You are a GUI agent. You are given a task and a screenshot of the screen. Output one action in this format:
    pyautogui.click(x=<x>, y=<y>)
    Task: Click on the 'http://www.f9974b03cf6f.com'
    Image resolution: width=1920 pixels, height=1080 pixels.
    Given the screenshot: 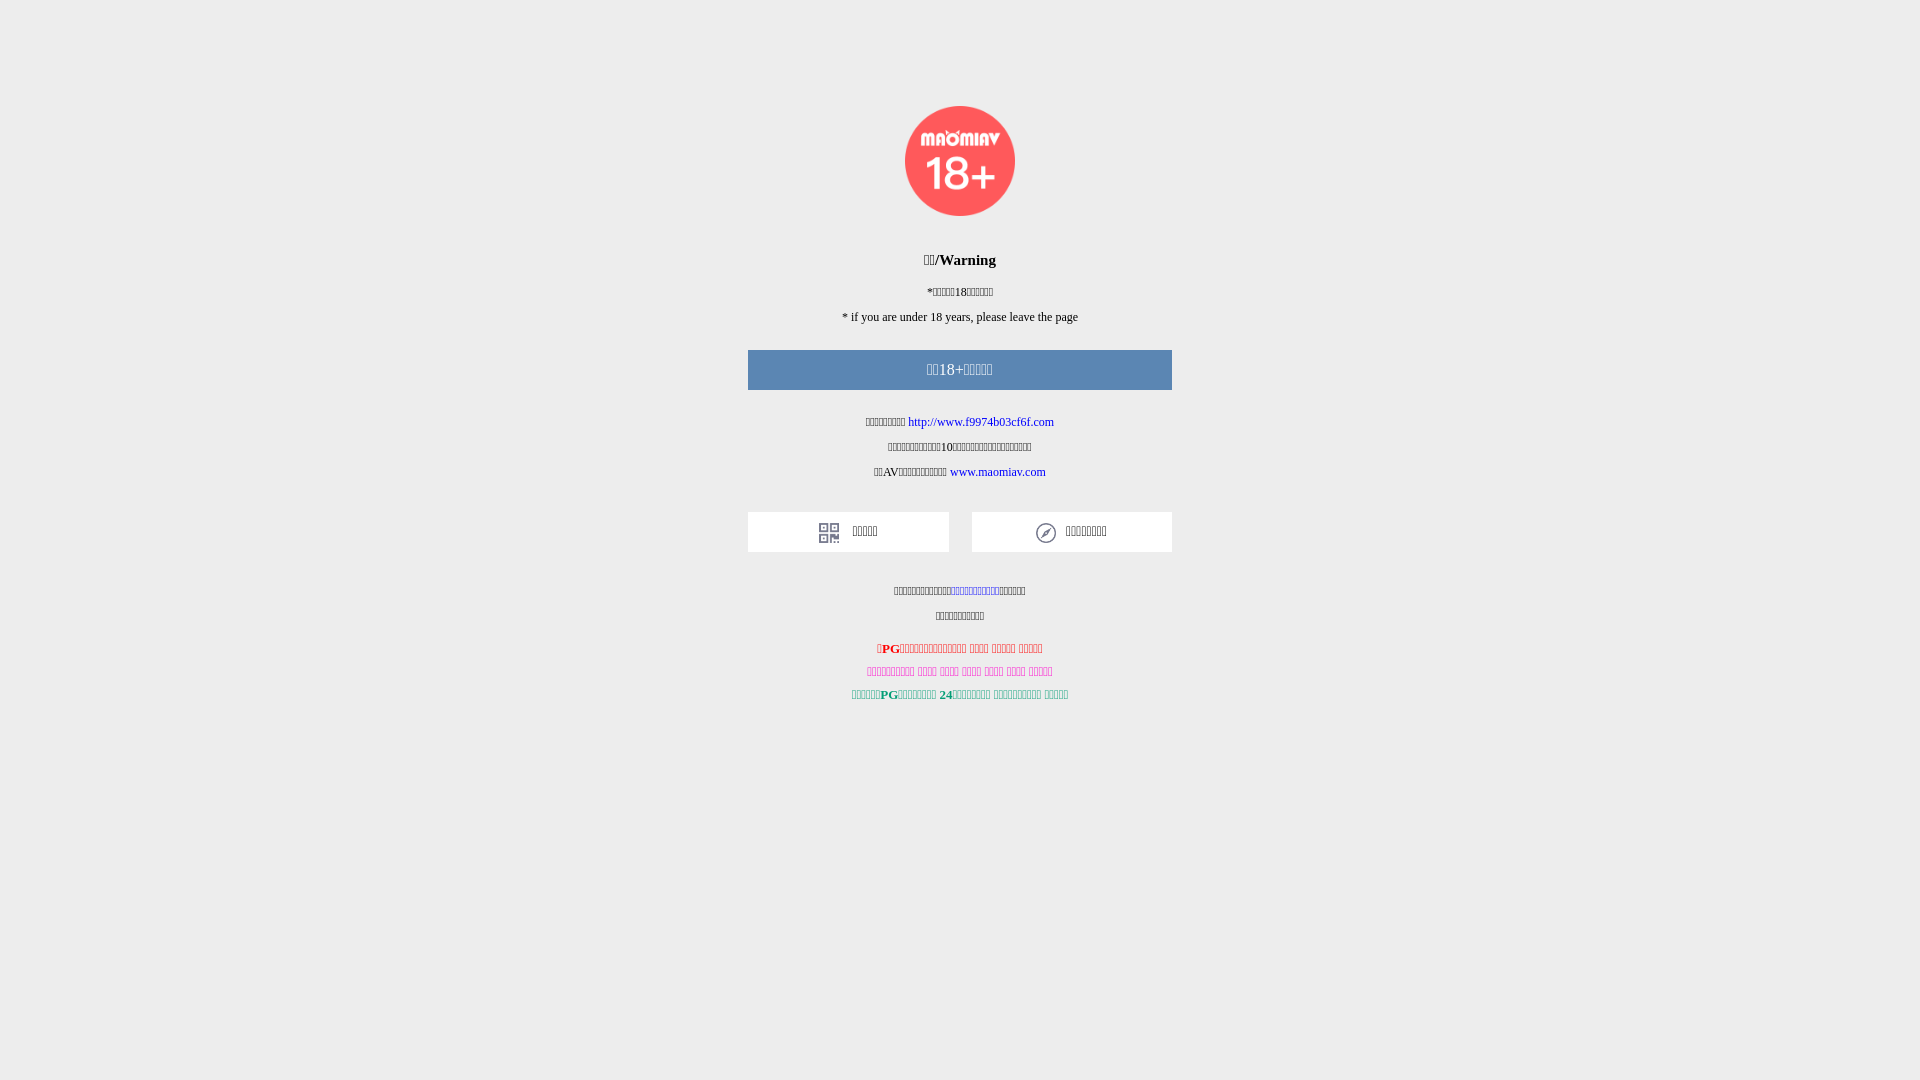 What is the action you would take?
    pyautogui.click(x=980, y=420)
    